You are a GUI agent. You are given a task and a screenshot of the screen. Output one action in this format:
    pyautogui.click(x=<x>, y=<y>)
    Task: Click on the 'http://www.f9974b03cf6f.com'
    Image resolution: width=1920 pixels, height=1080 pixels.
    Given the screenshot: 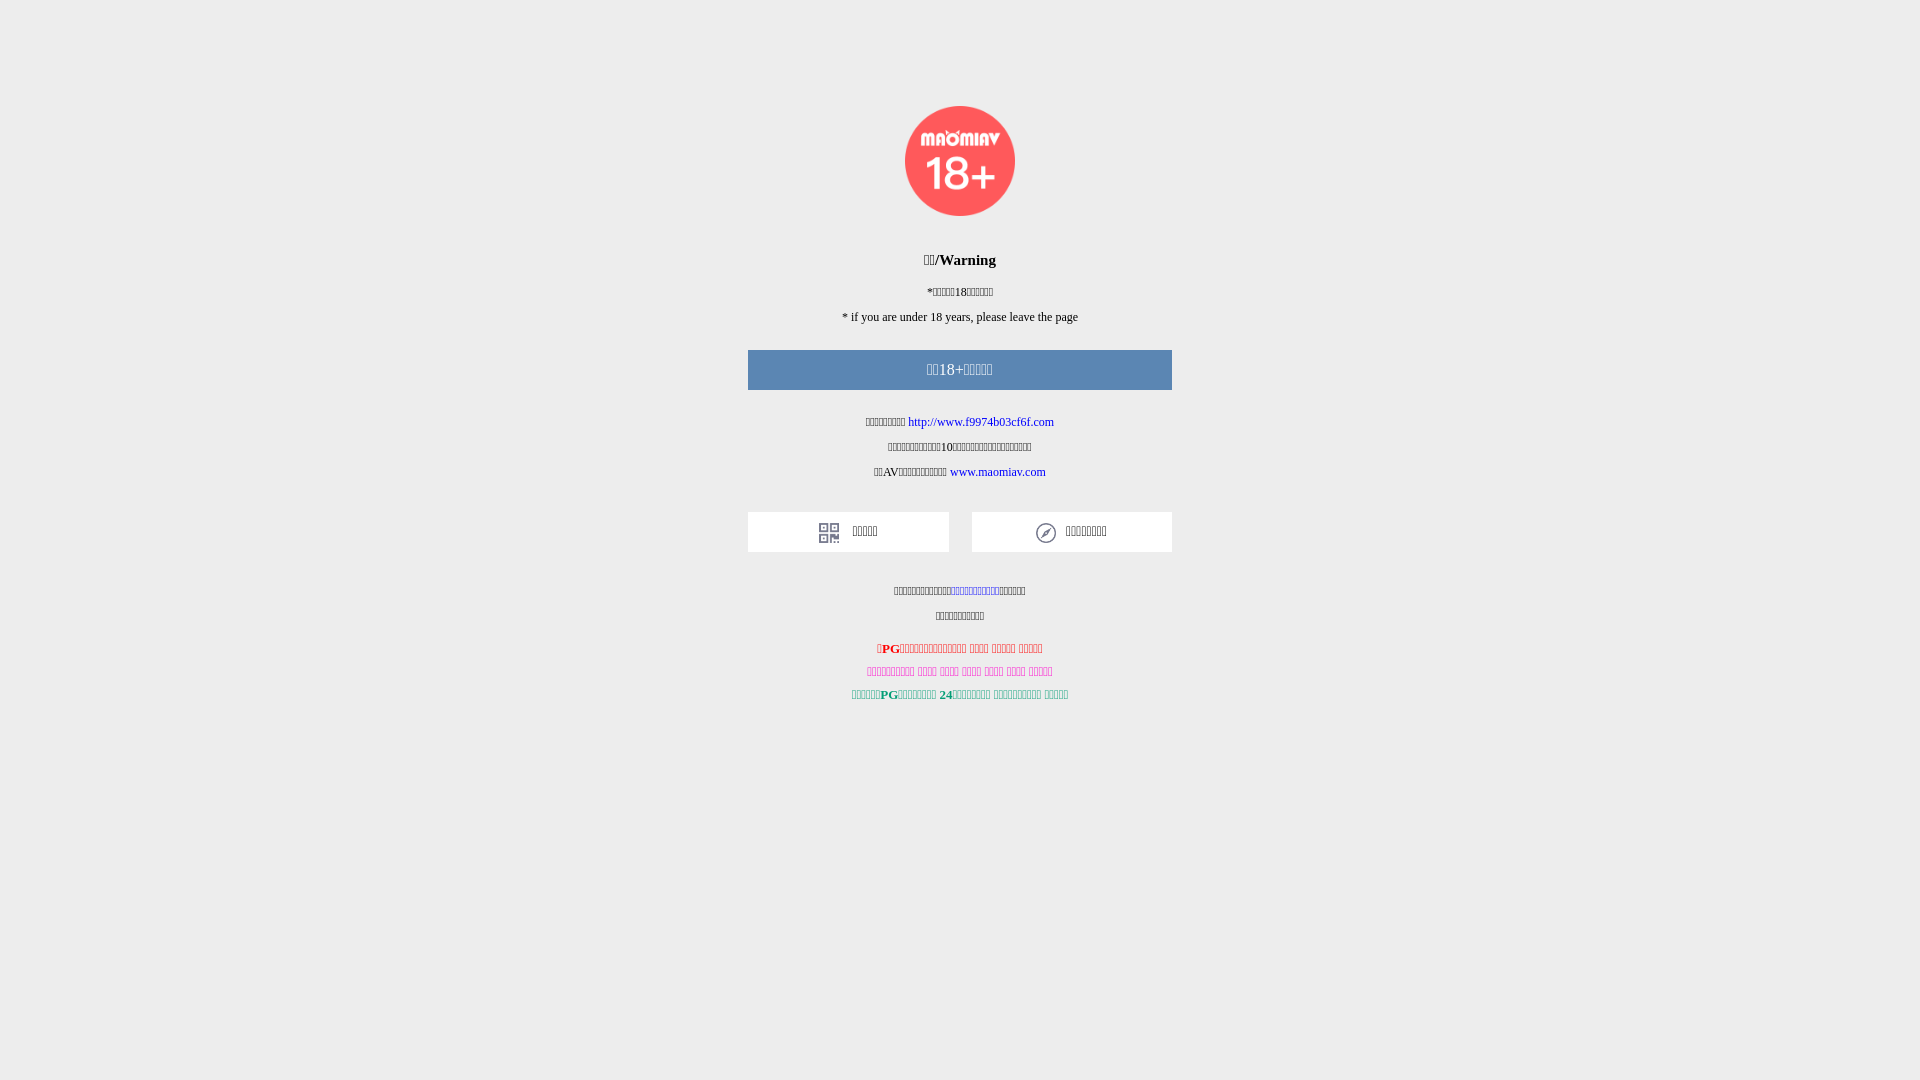 What is the action you would take?
    pyautogui.click(x=980, y=420)
    